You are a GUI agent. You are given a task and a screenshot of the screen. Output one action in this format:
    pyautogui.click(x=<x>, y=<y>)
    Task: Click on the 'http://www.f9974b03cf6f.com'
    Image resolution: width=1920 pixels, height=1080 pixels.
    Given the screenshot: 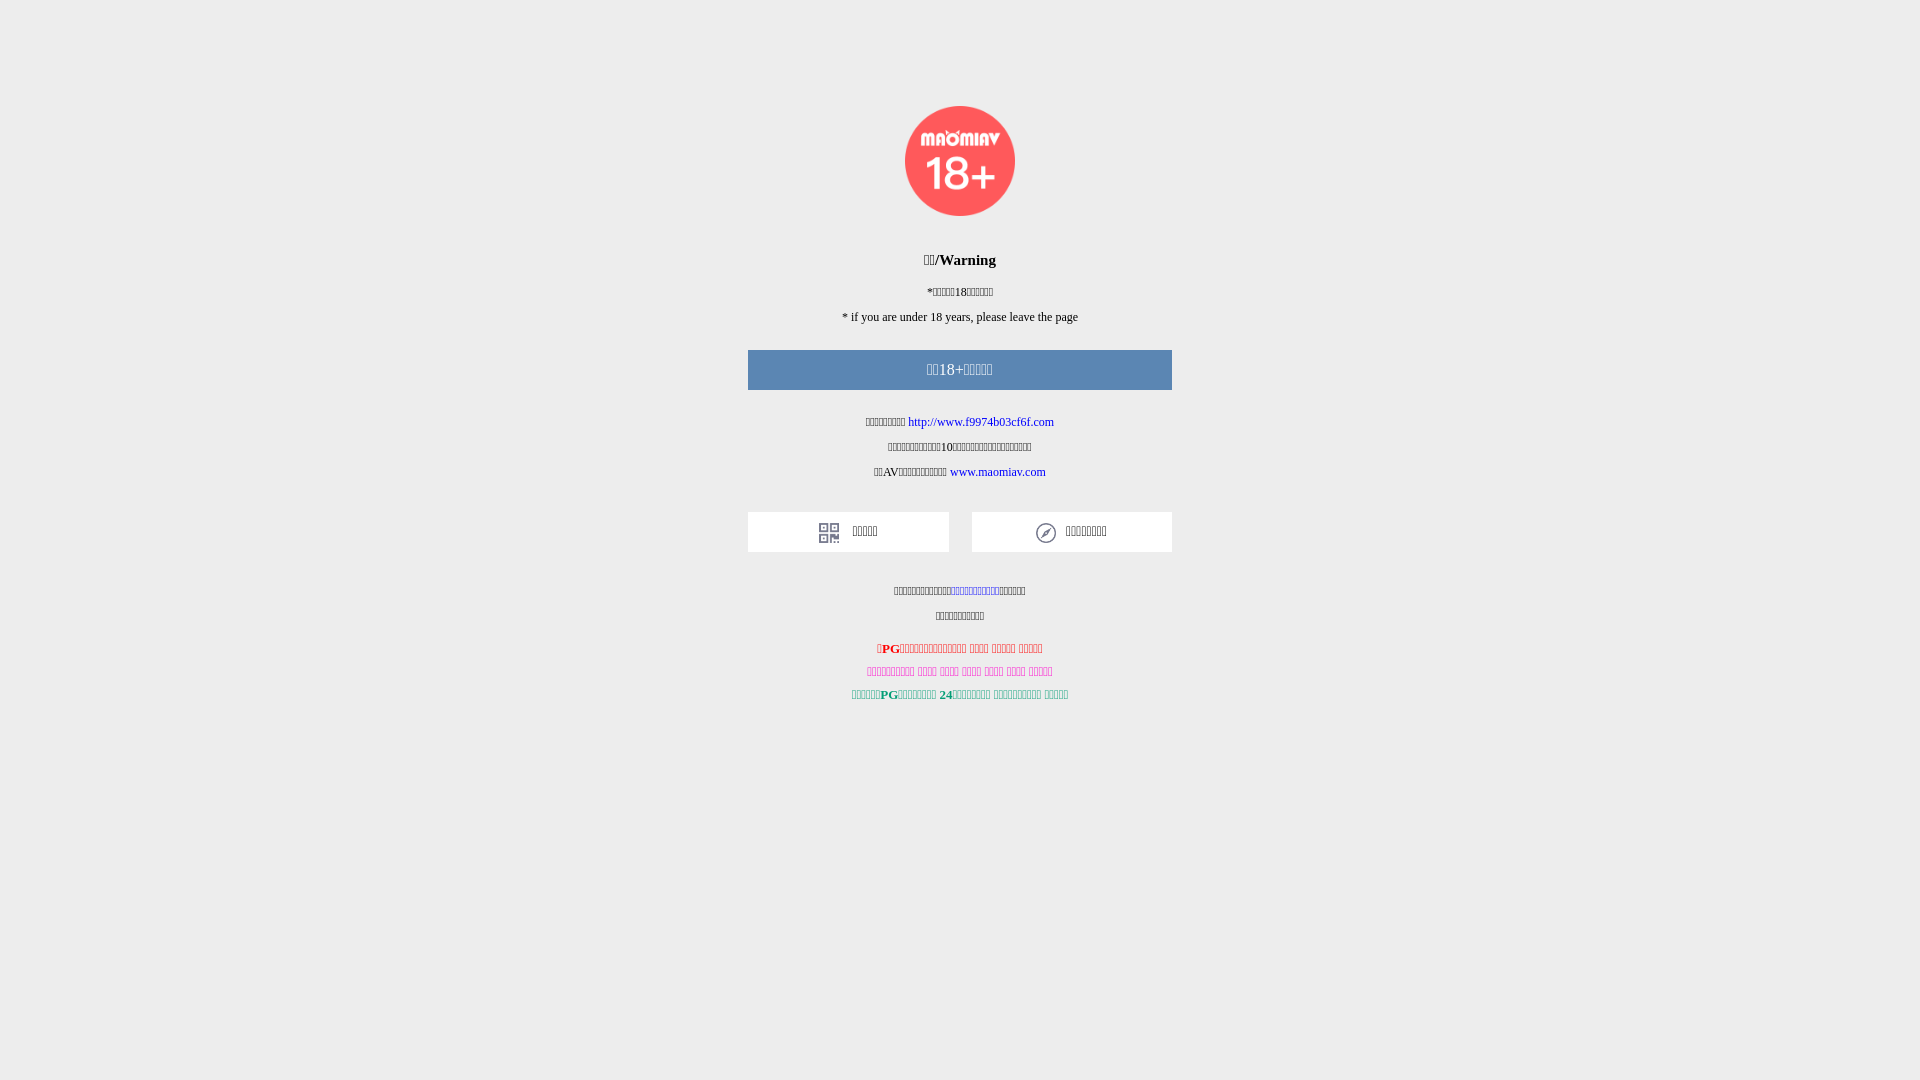 What is the action you would take?
    pyautogui.click(x=980, y=420)
    